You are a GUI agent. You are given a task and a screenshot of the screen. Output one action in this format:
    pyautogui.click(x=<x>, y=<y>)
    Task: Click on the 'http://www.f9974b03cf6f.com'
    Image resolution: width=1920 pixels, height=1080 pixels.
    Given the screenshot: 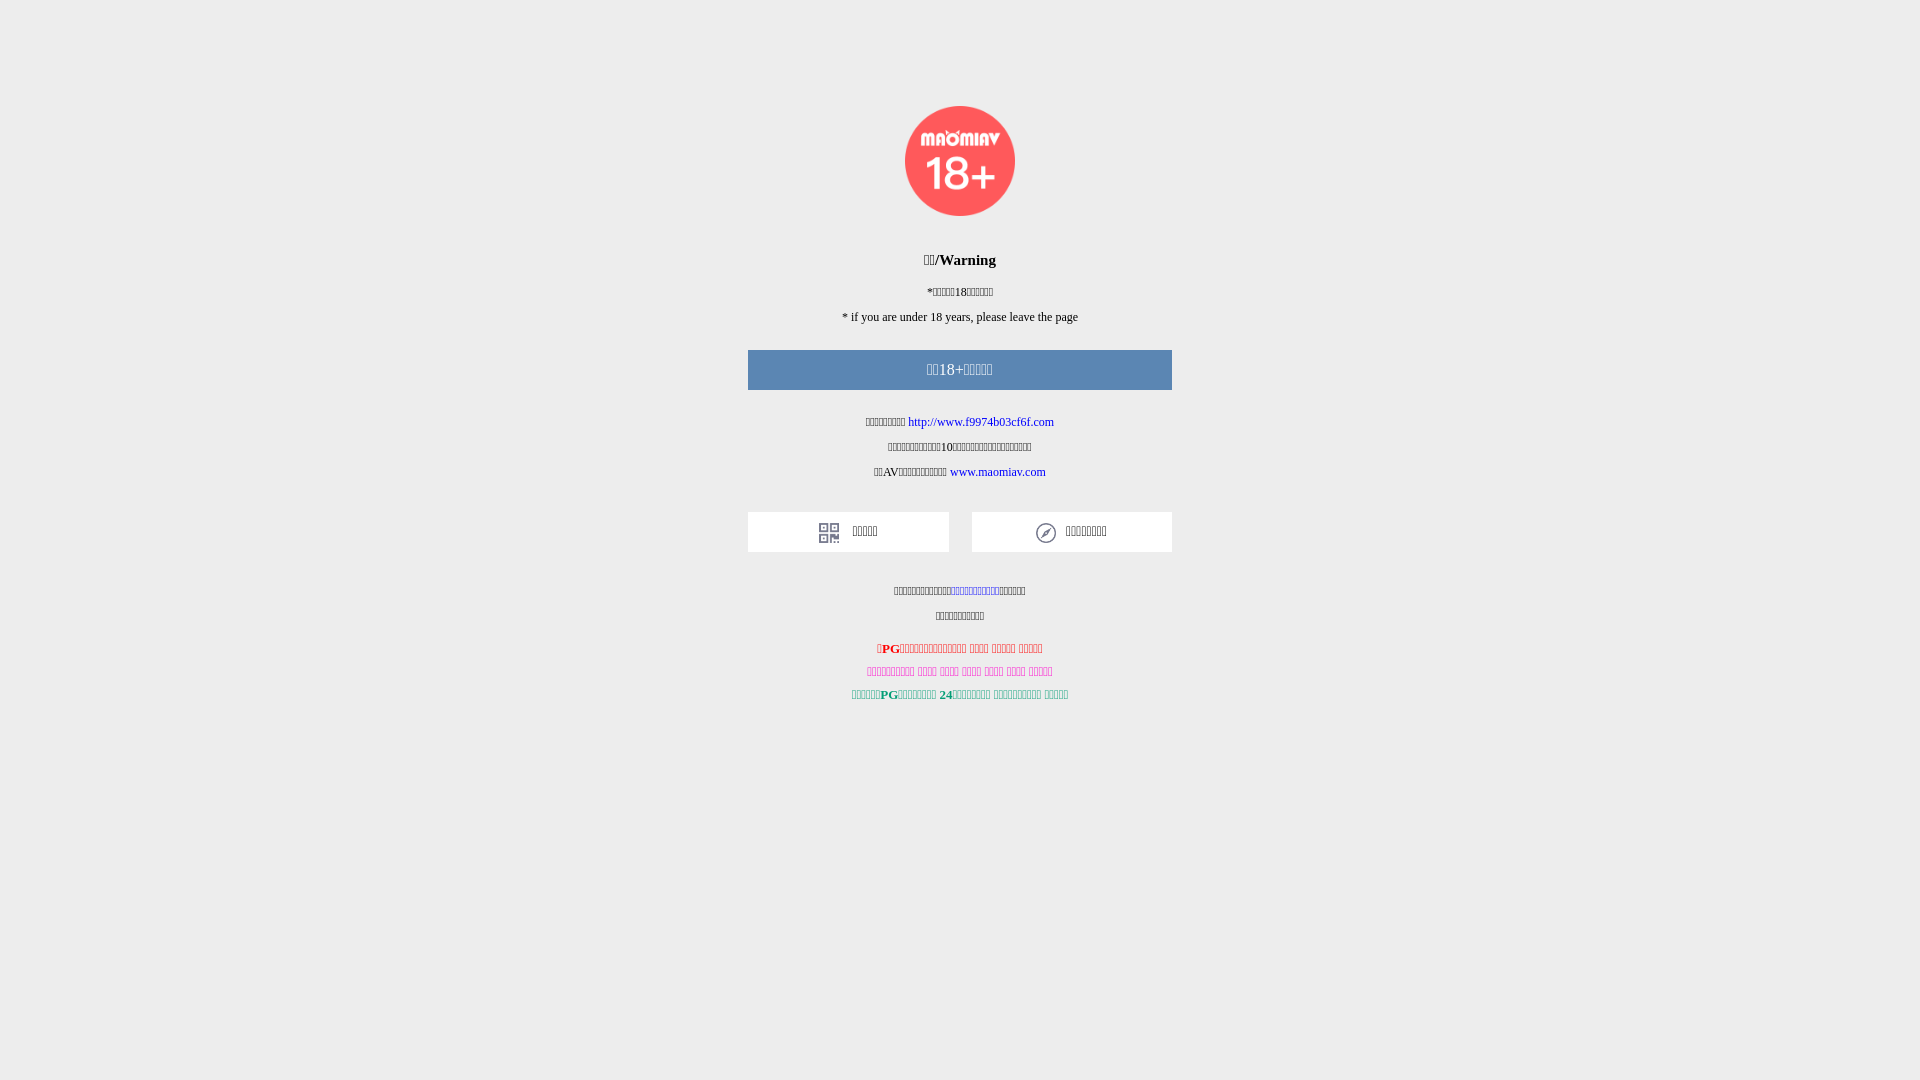 What is the action you would take?
    pyautogui.click(x=980, y=420)
    